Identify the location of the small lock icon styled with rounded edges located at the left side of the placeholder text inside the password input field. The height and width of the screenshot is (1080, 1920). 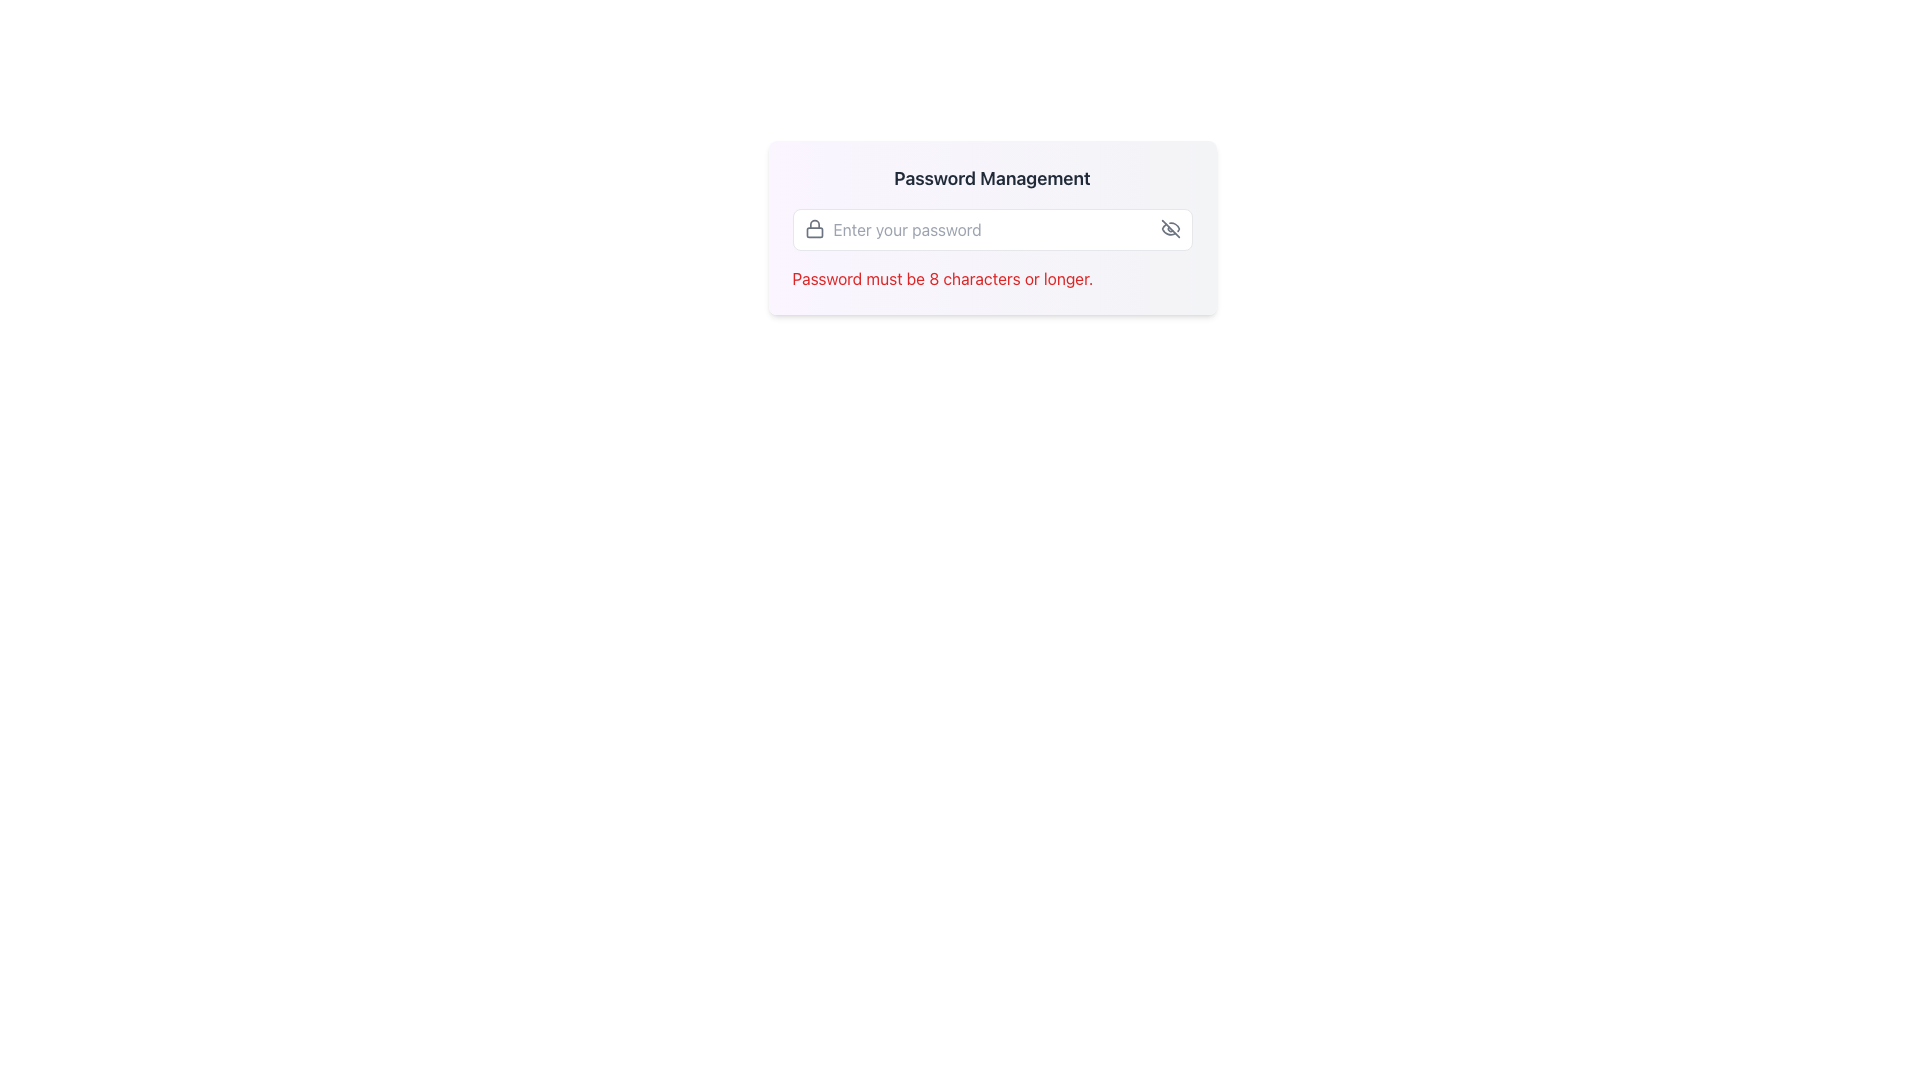
(814, 227).